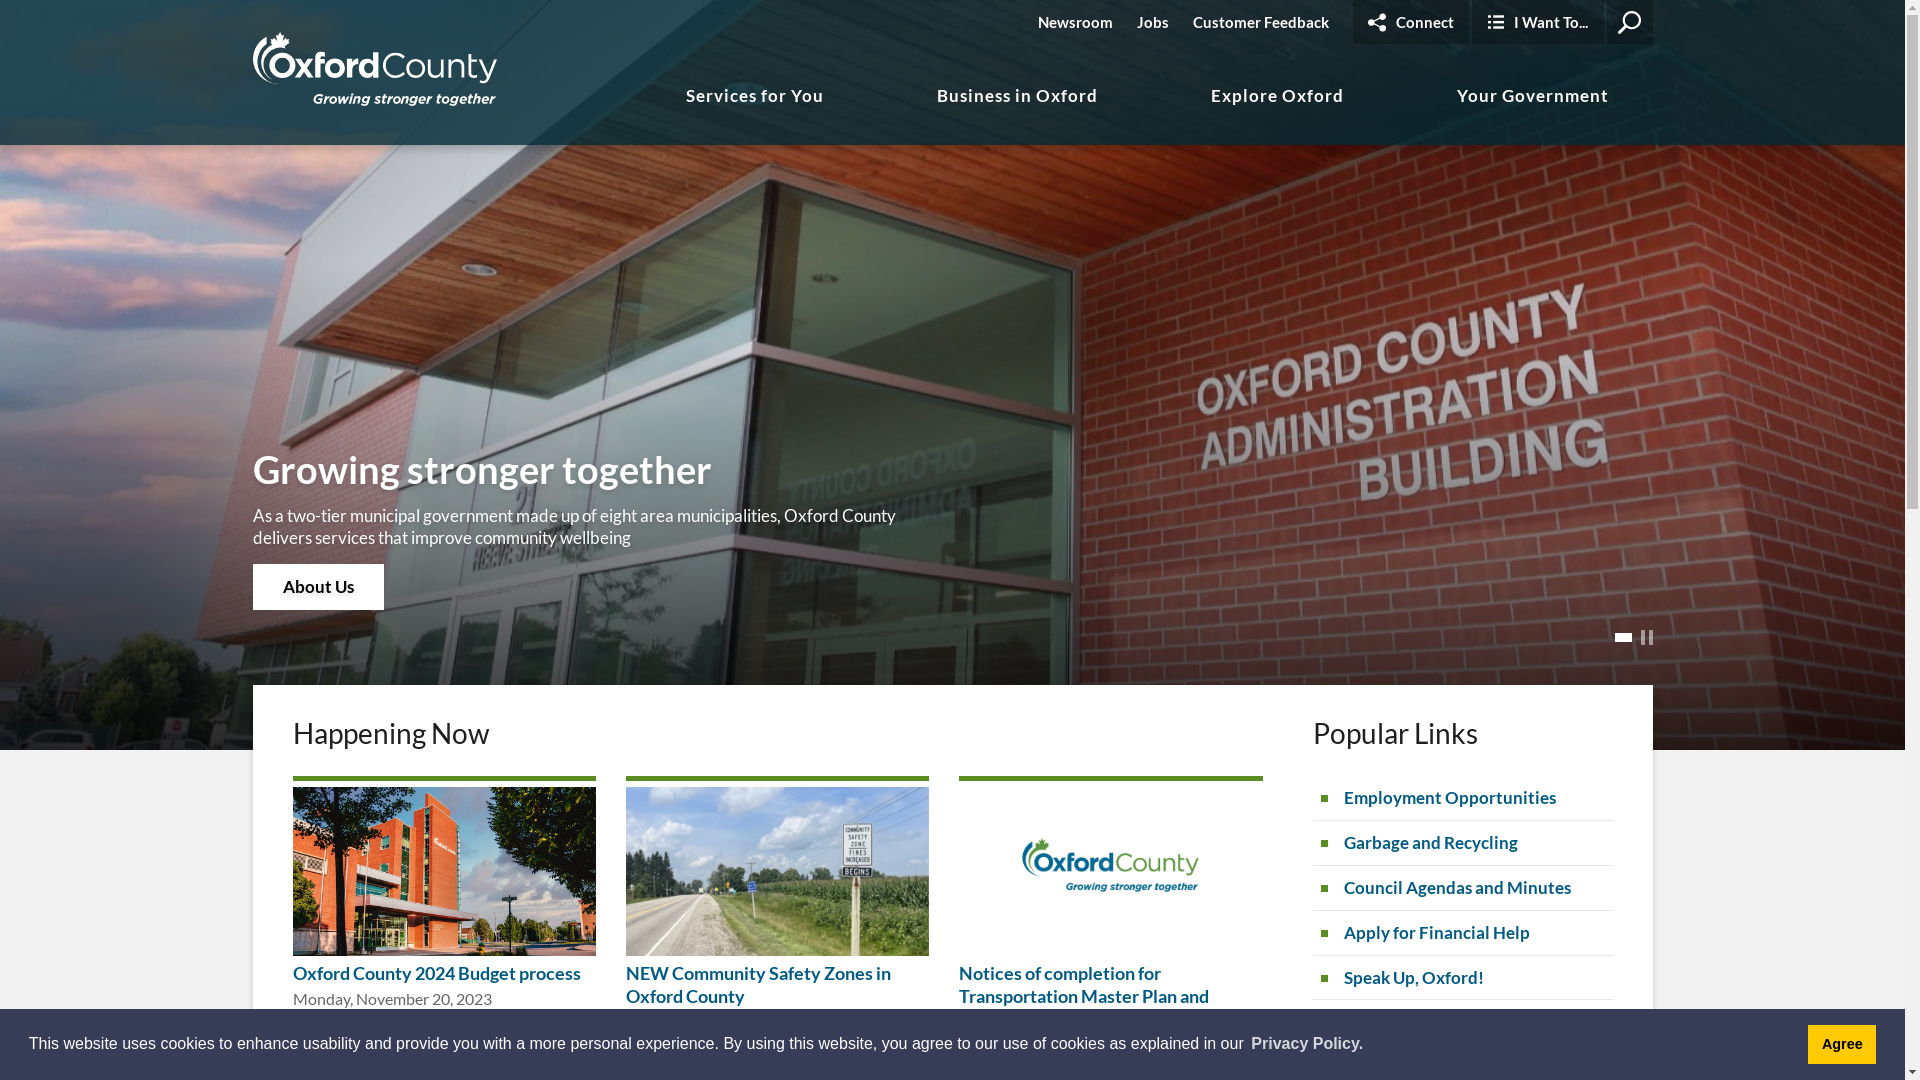 Image resolution: width=1920 pixels, height=1080 pixels. Describe the element at coordinates (1276, 114) in the screenshot. I see `'Explore Oxford'` at that location.